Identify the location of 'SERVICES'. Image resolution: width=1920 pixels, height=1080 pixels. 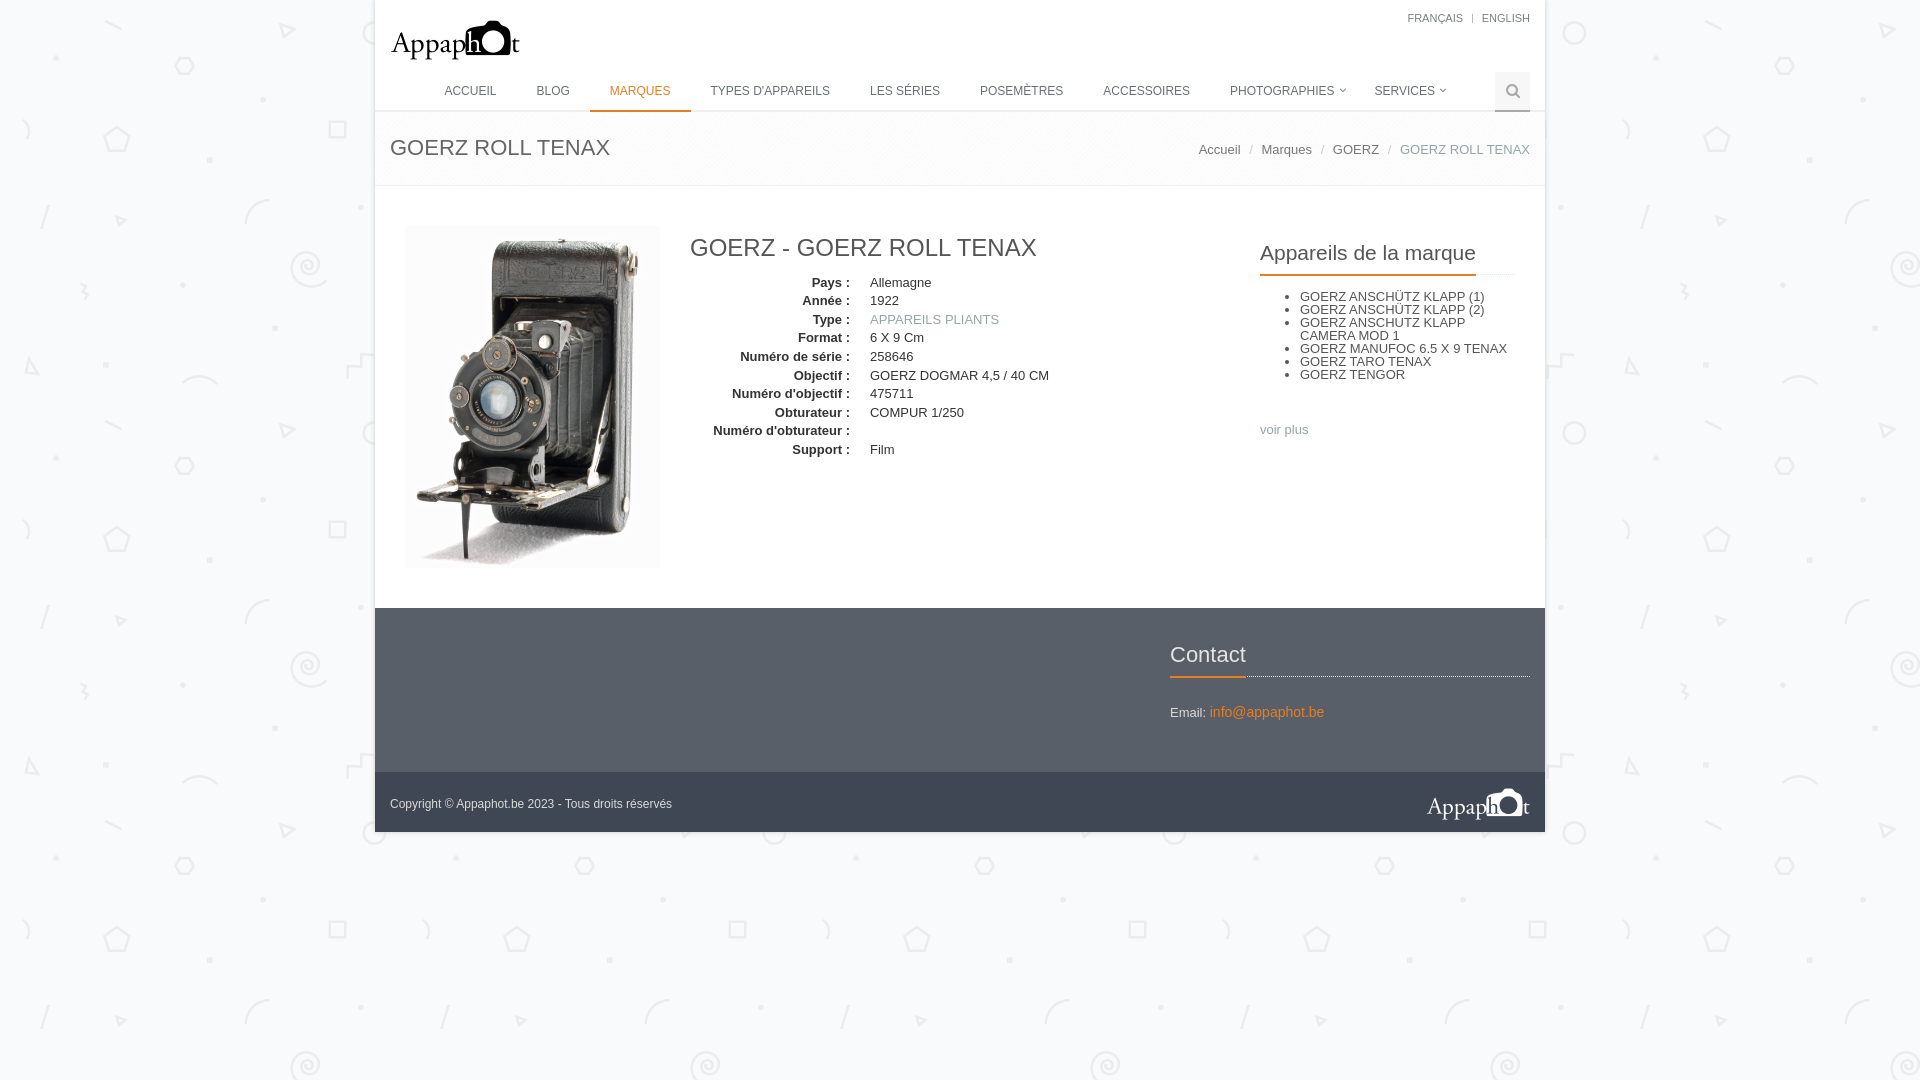
(1354, 92).